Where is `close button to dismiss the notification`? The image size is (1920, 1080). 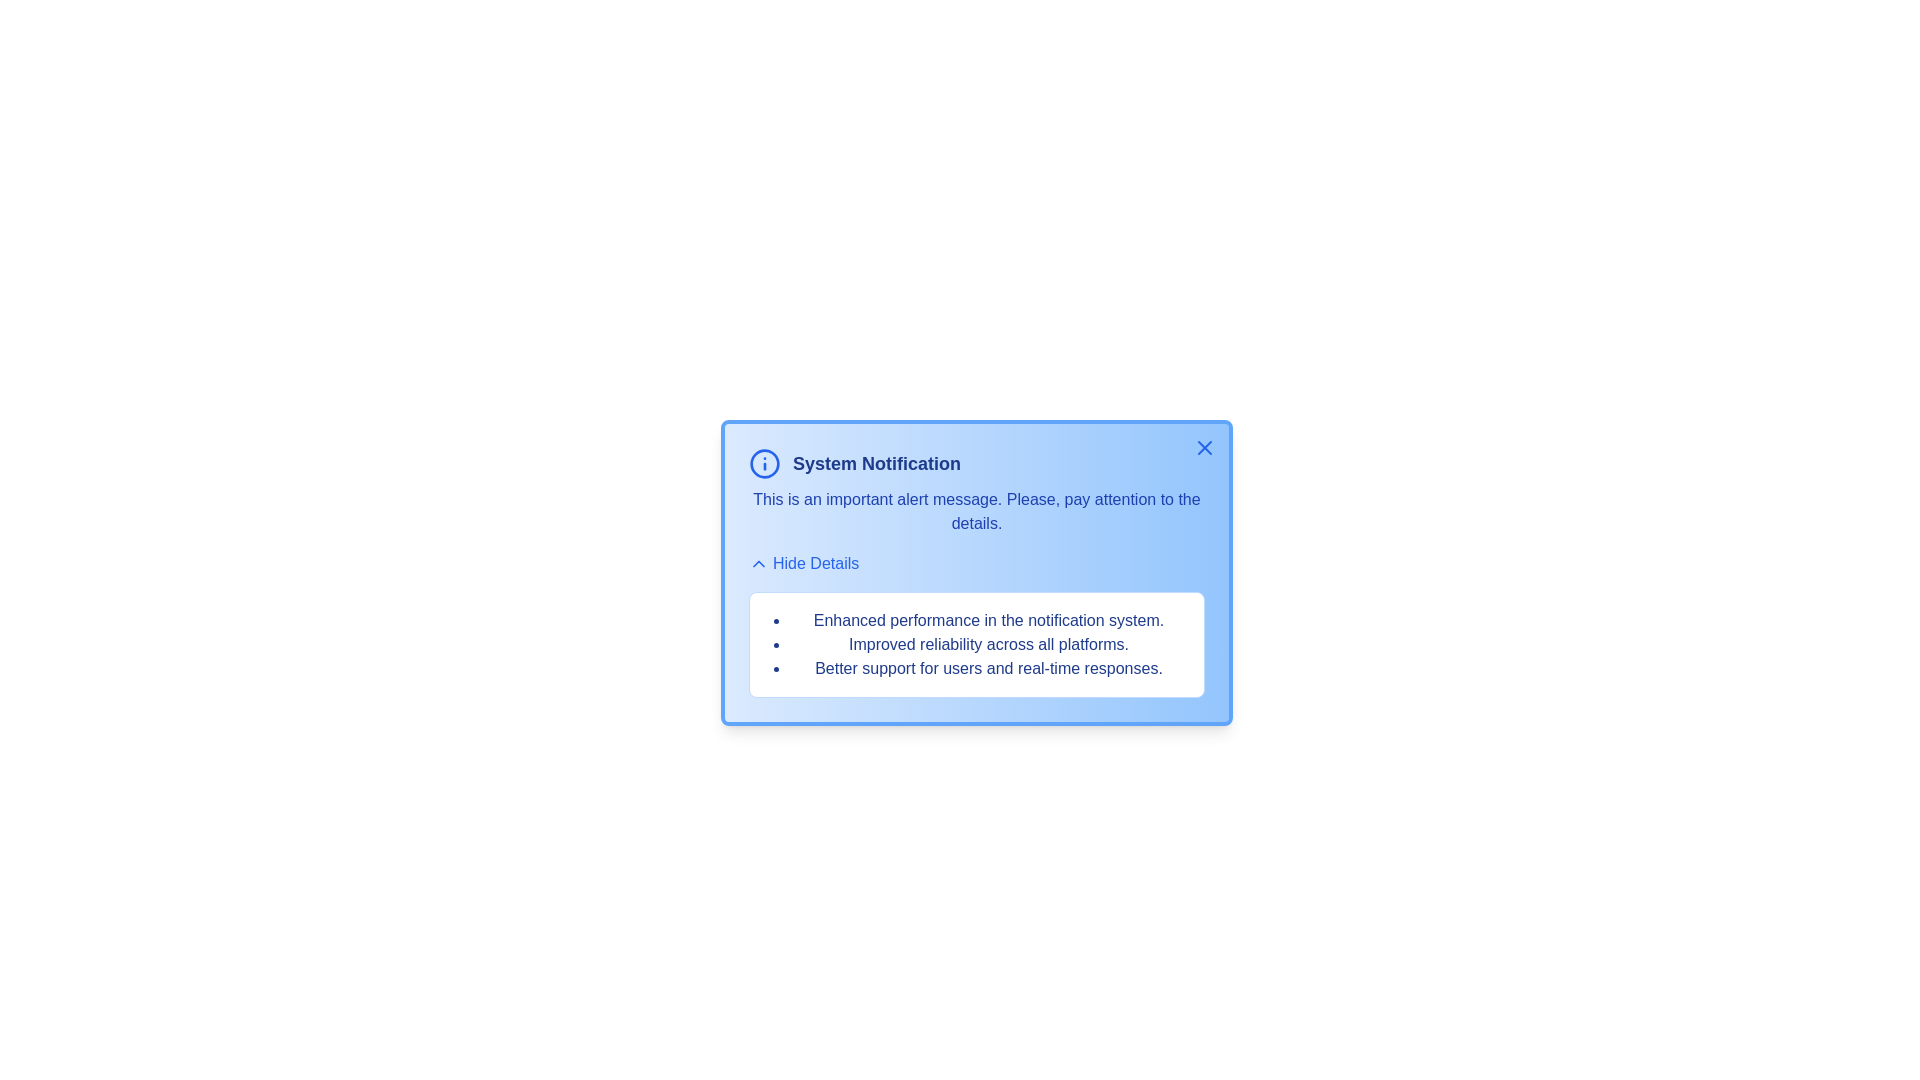
close button to dismiss the notification is located at coordinates (1203, 446).